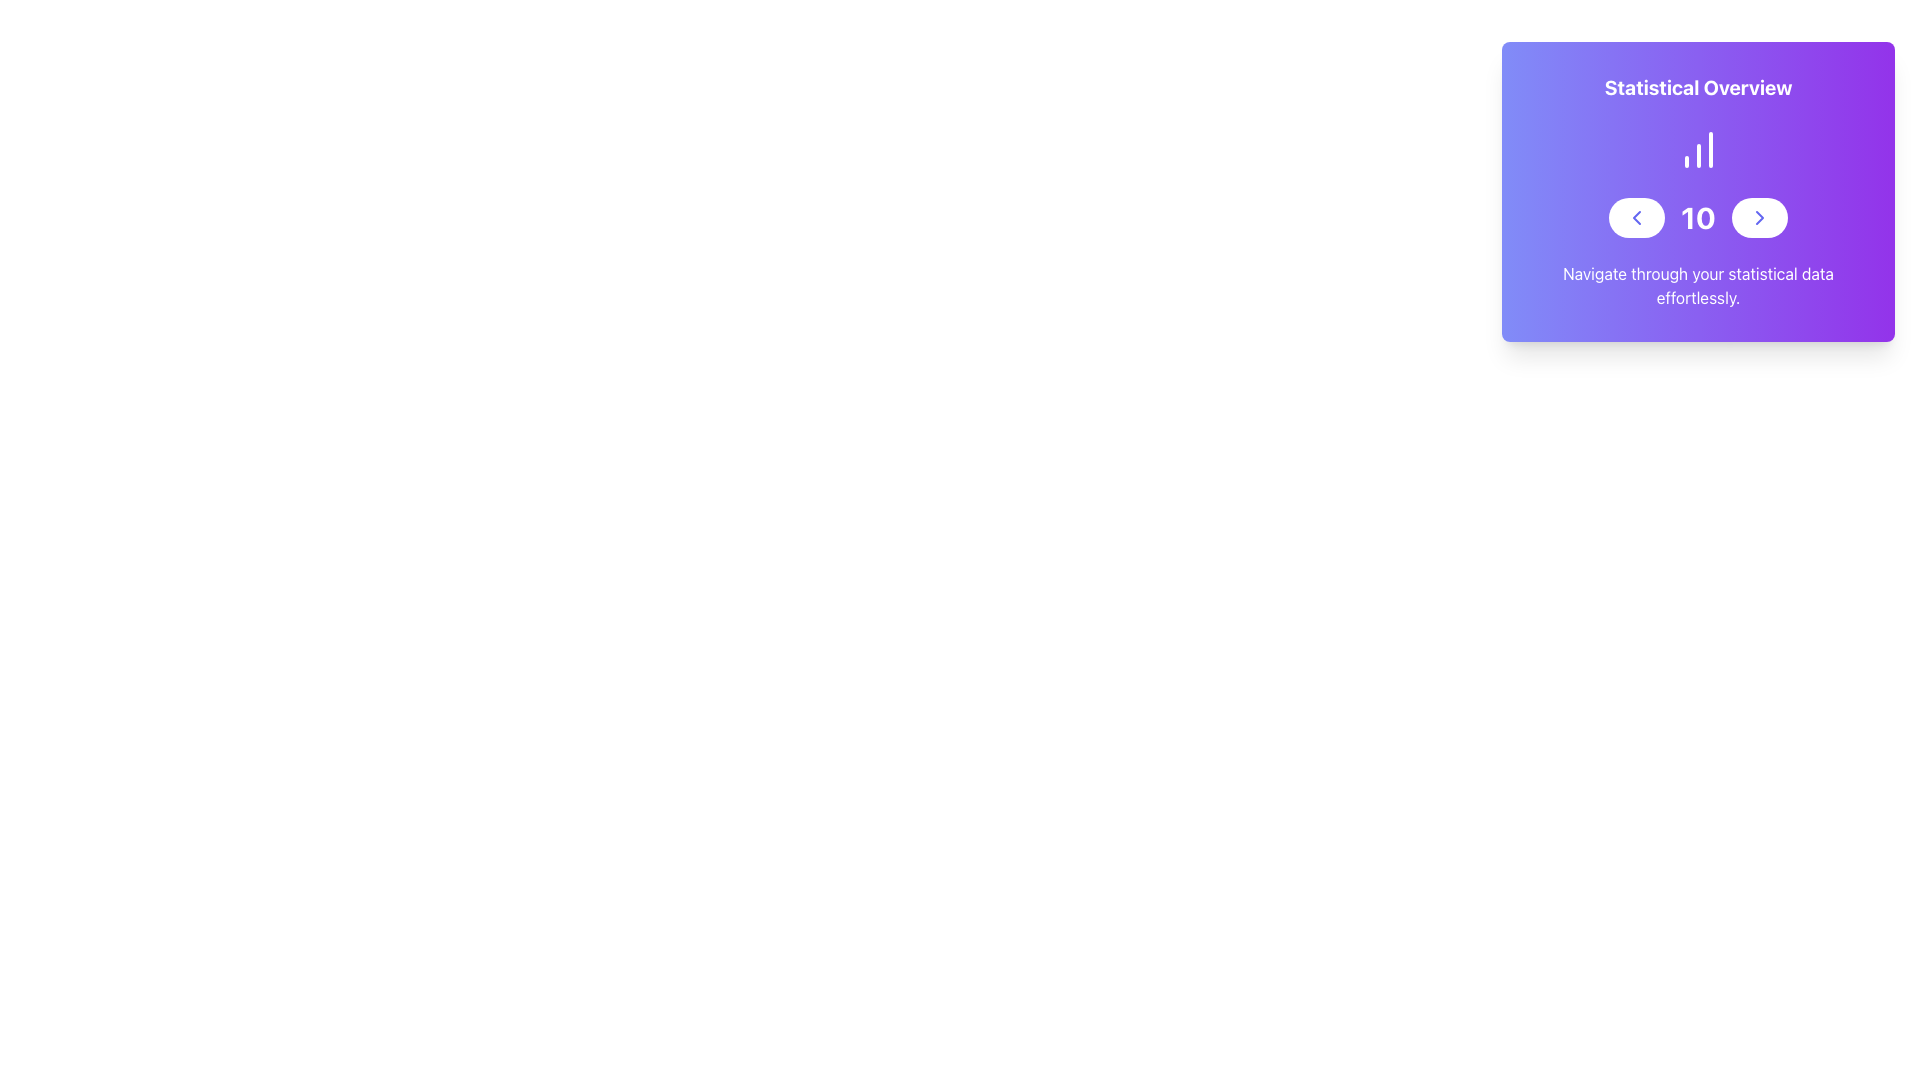 The width and height of the screenshot is (1920, 1080). What do you see at coordinates (1636, 218) in the screenshot?
I see `the navigation button located to the left of the numeric label '10' and to the right of the statistical graph icon to trigger its hover states` at bounding box center [1636, 218].